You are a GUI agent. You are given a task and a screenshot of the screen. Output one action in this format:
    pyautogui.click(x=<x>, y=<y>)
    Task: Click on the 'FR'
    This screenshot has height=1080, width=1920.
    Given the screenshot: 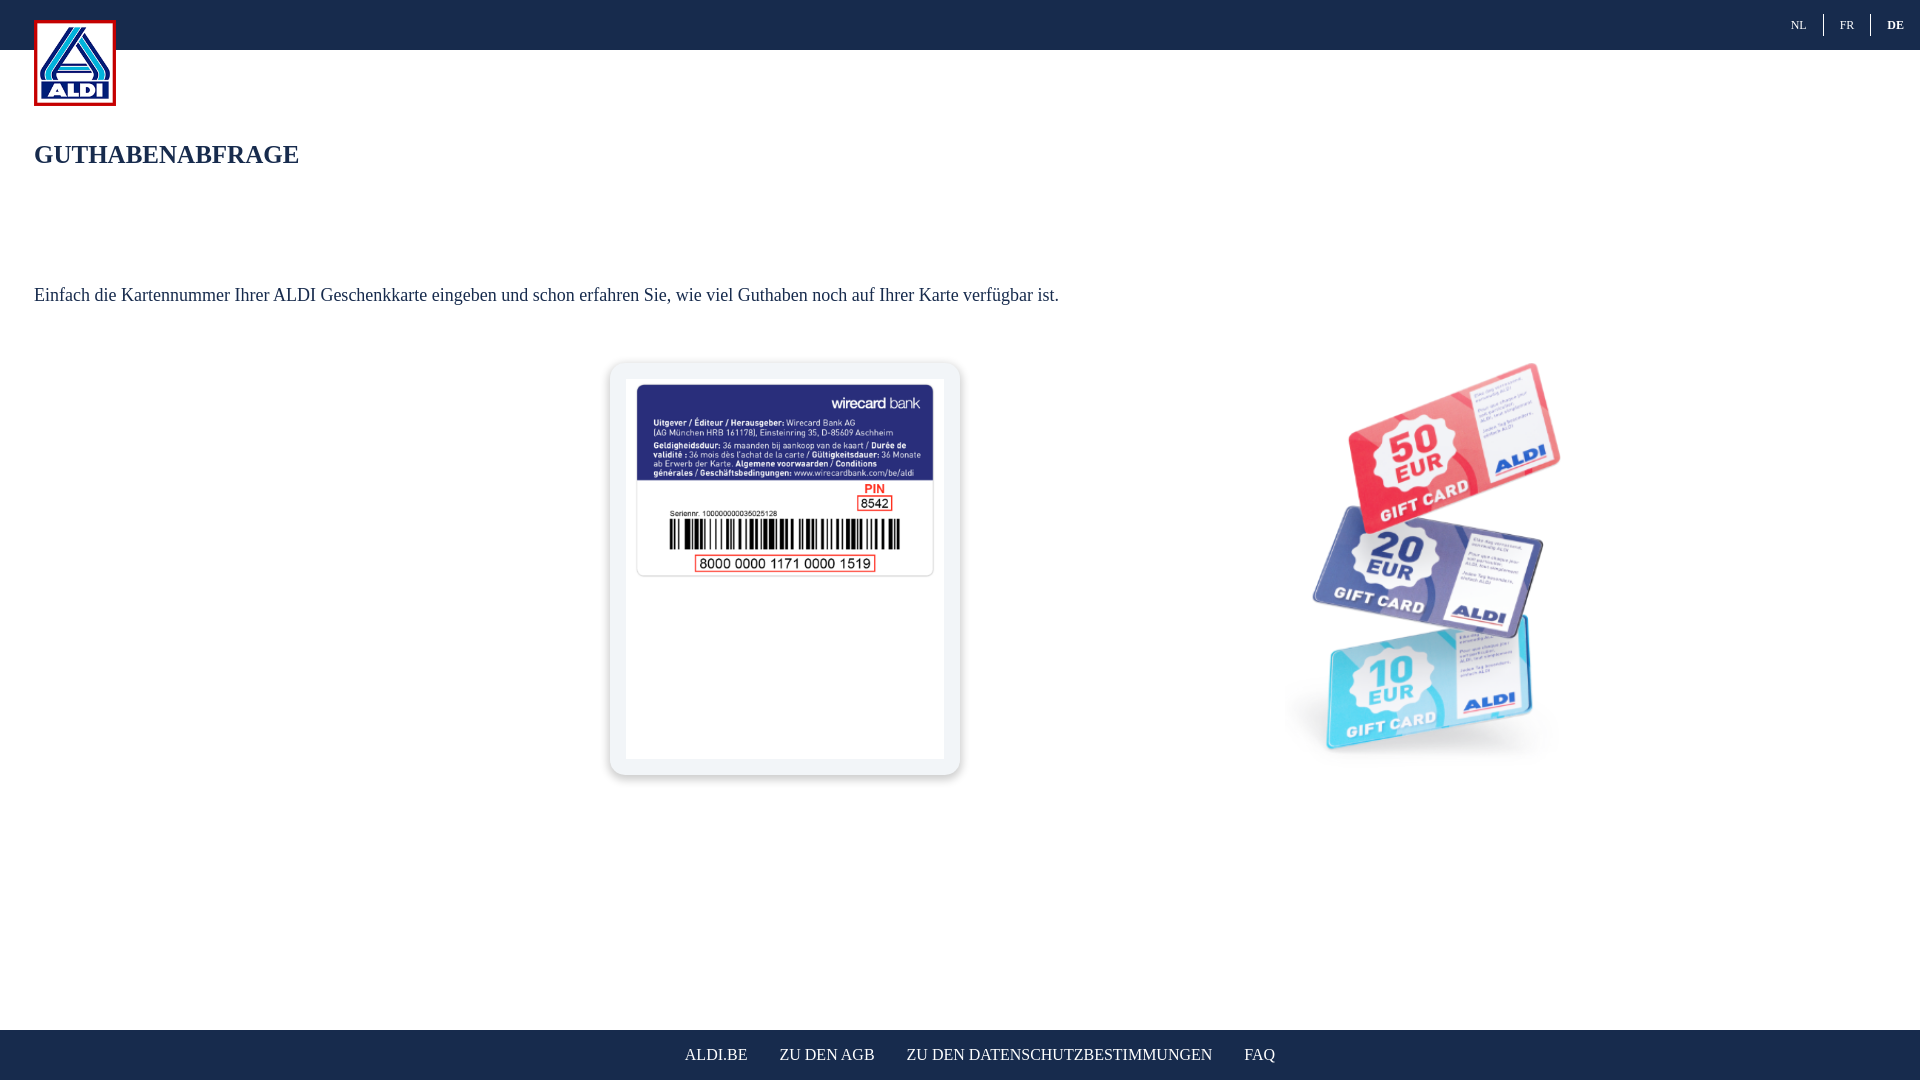 What is the action you would take?
    pyautogui.click(x=1846, y=24)
    